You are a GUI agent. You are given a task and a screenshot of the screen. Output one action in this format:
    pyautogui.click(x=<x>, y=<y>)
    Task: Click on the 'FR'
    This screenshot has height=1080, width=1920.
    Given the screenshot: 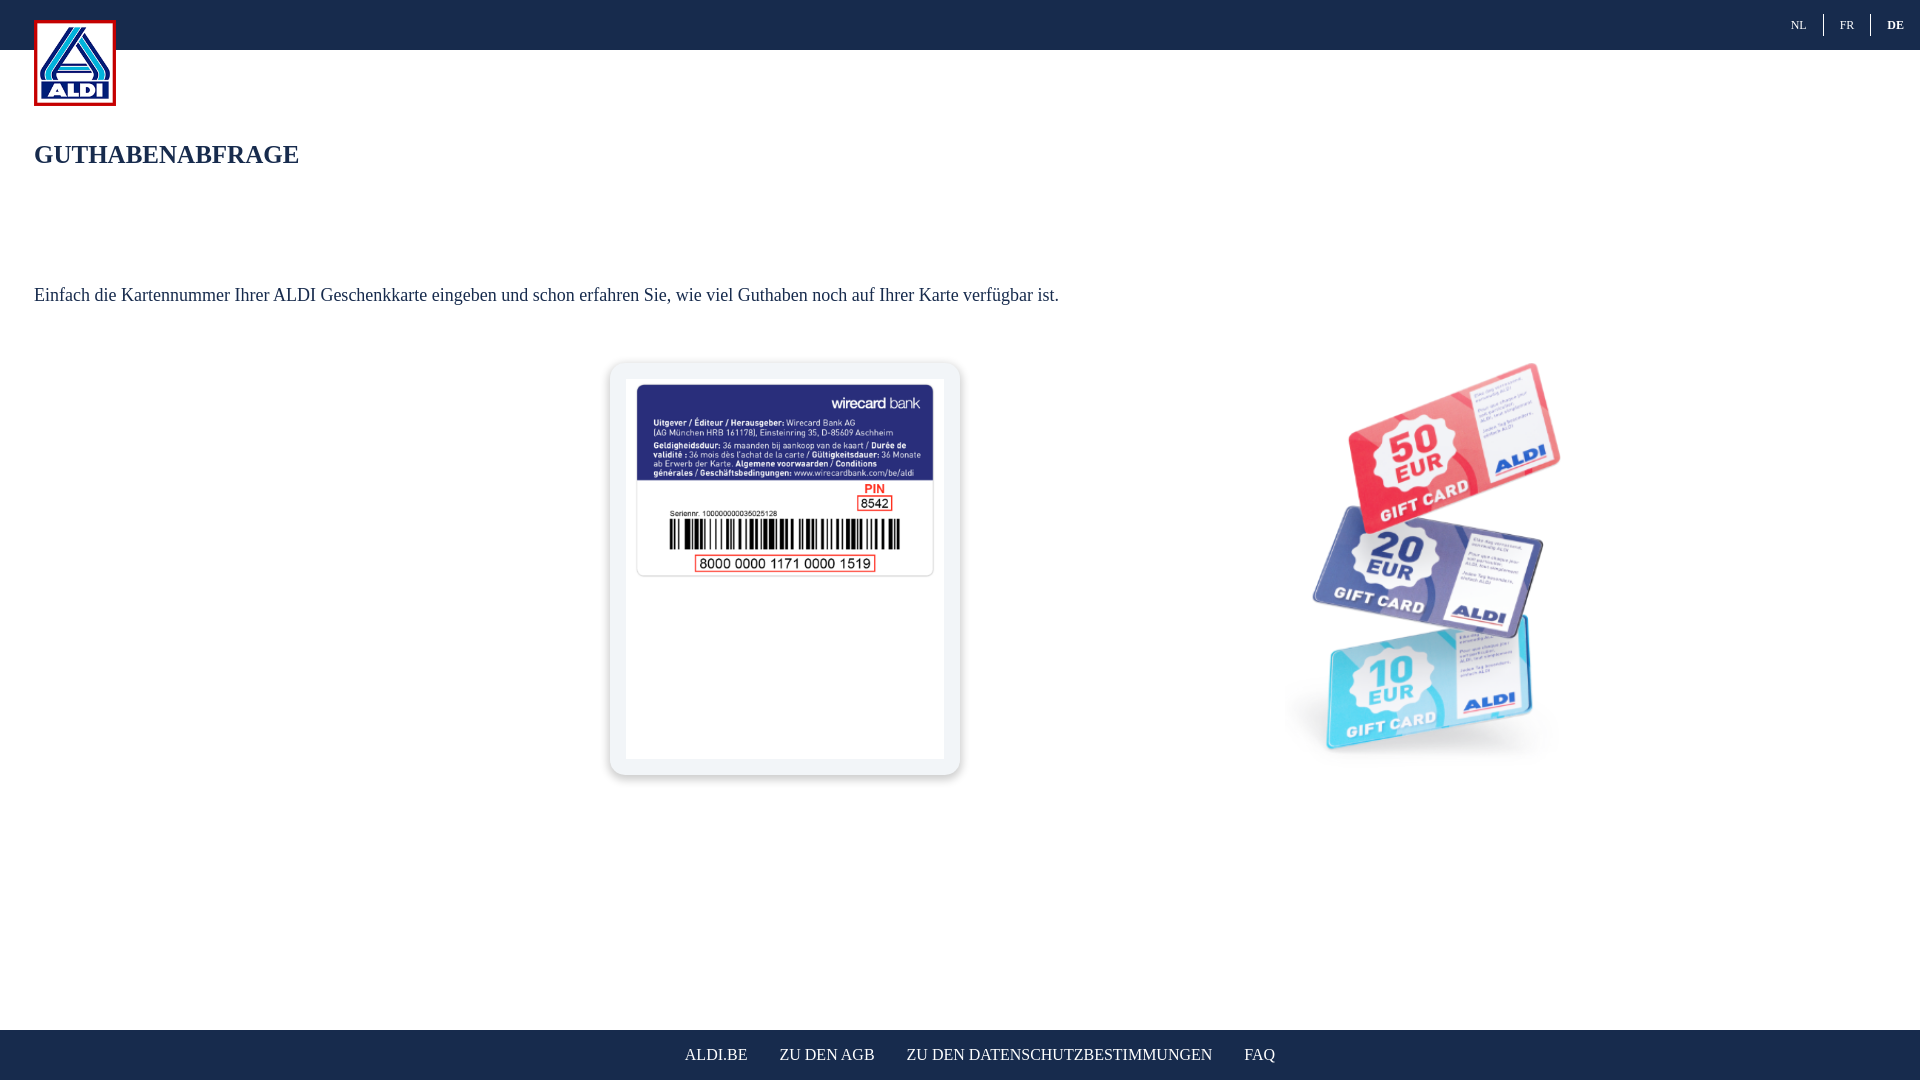 What is the action you would take?
    pyautogui.click(x=1846, y=24)
    